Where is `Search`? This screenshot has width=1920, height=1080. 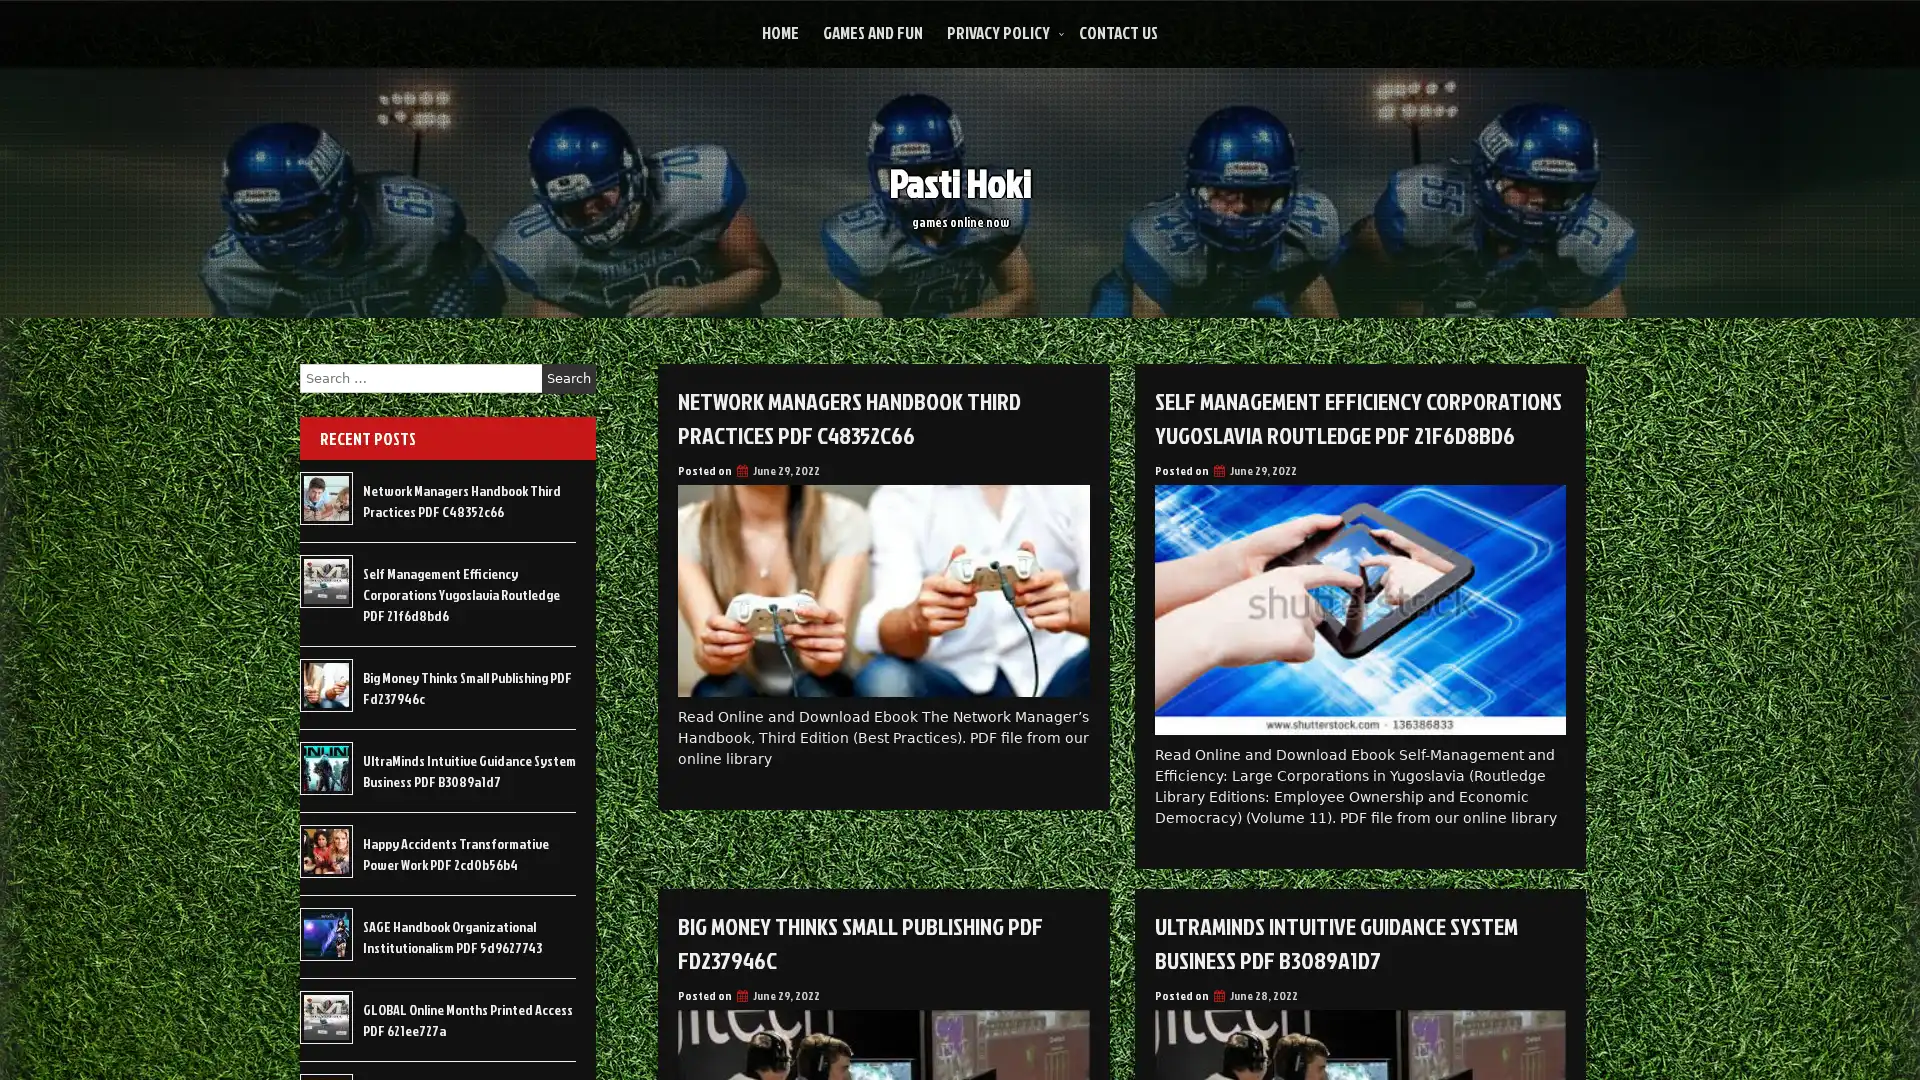
Search is located at coordinates (568, 378).